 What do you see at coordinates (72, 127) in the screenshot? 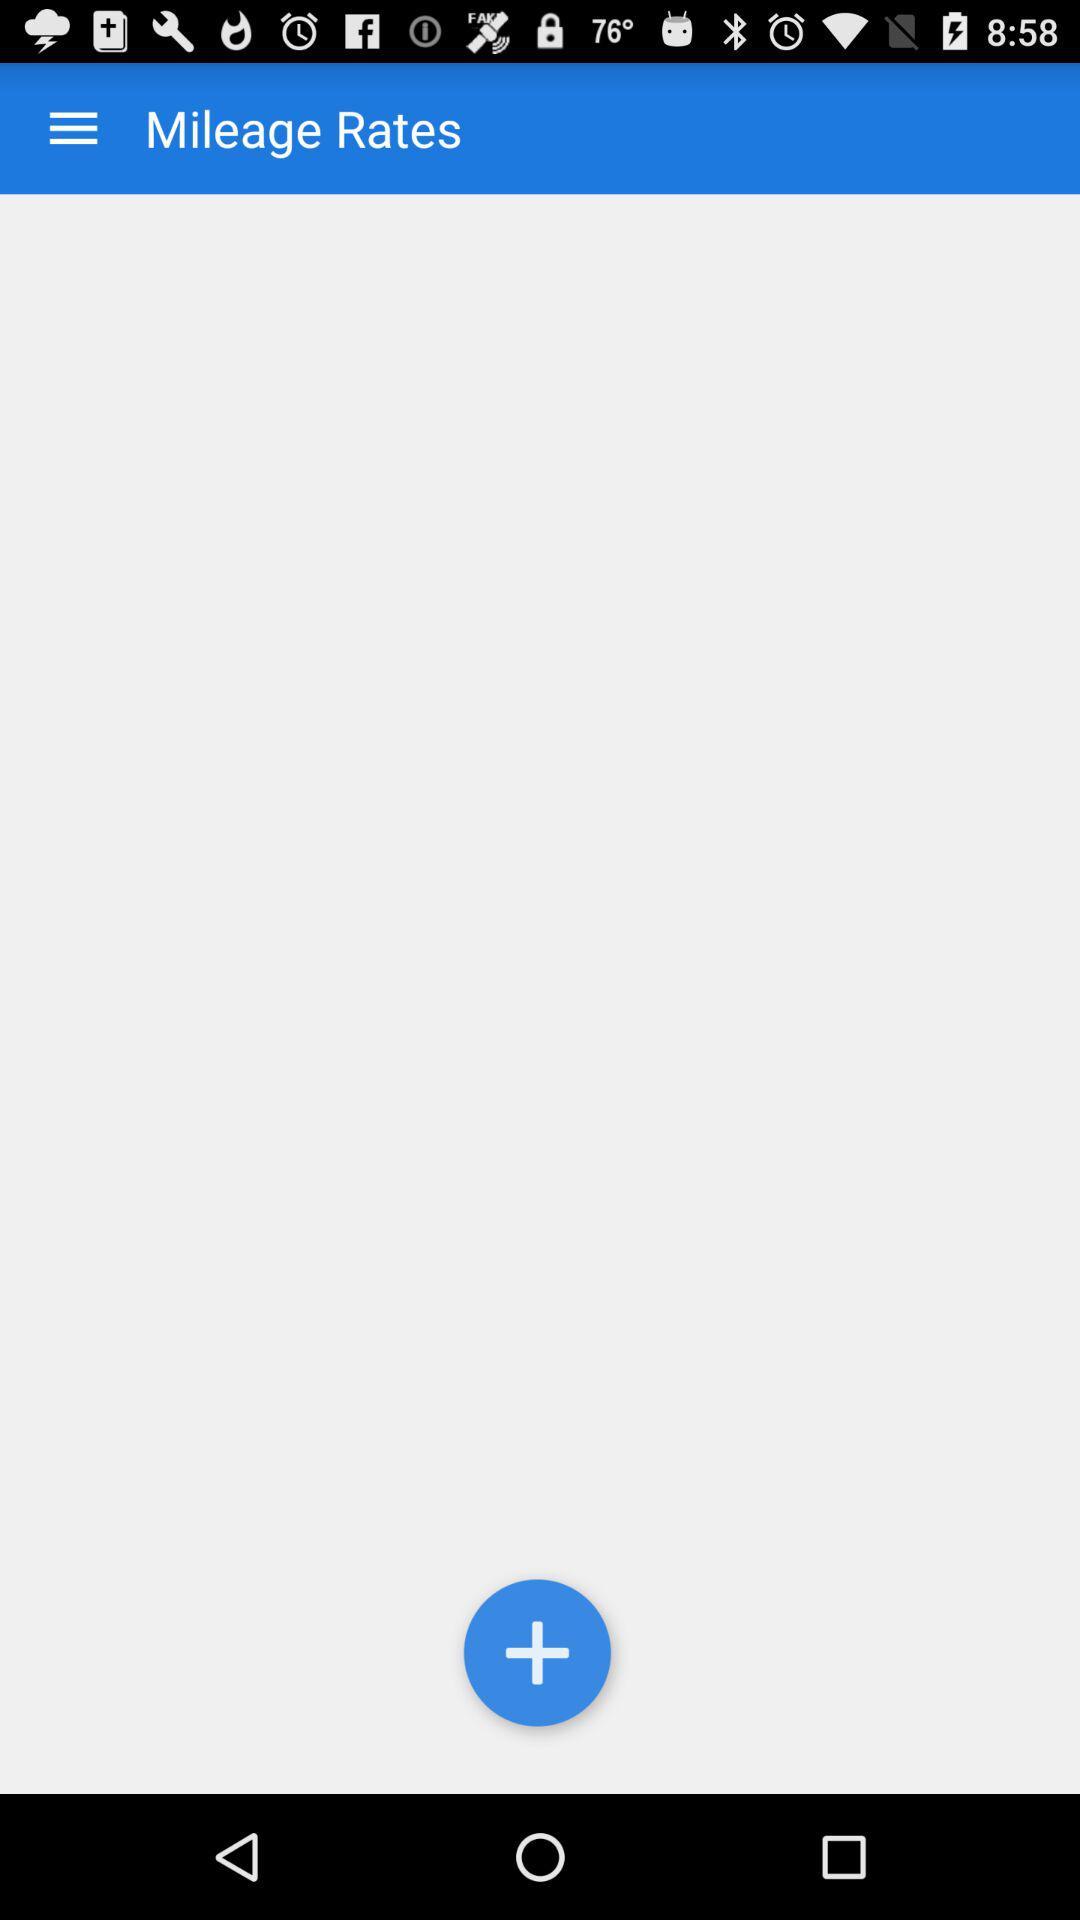
I see `go back` at bounding box center [72, 127].